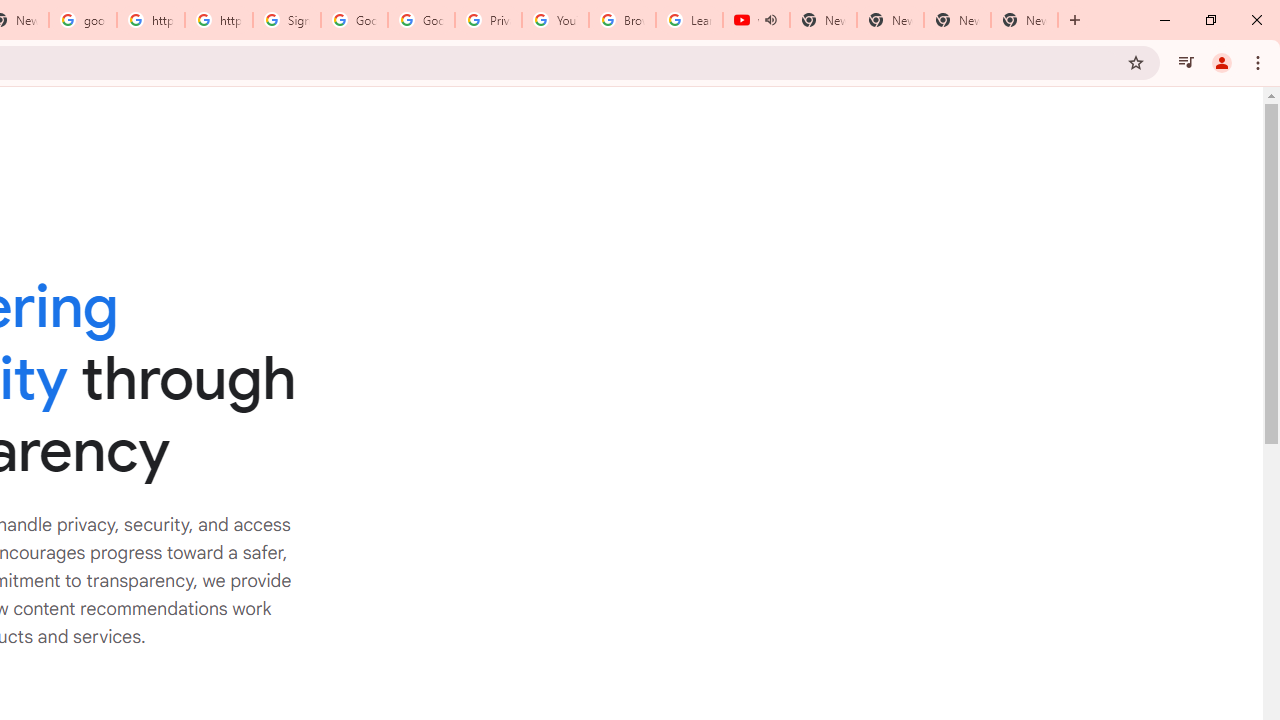  I want to click on 'Sign in - Google Accounts', so click(286, 20).